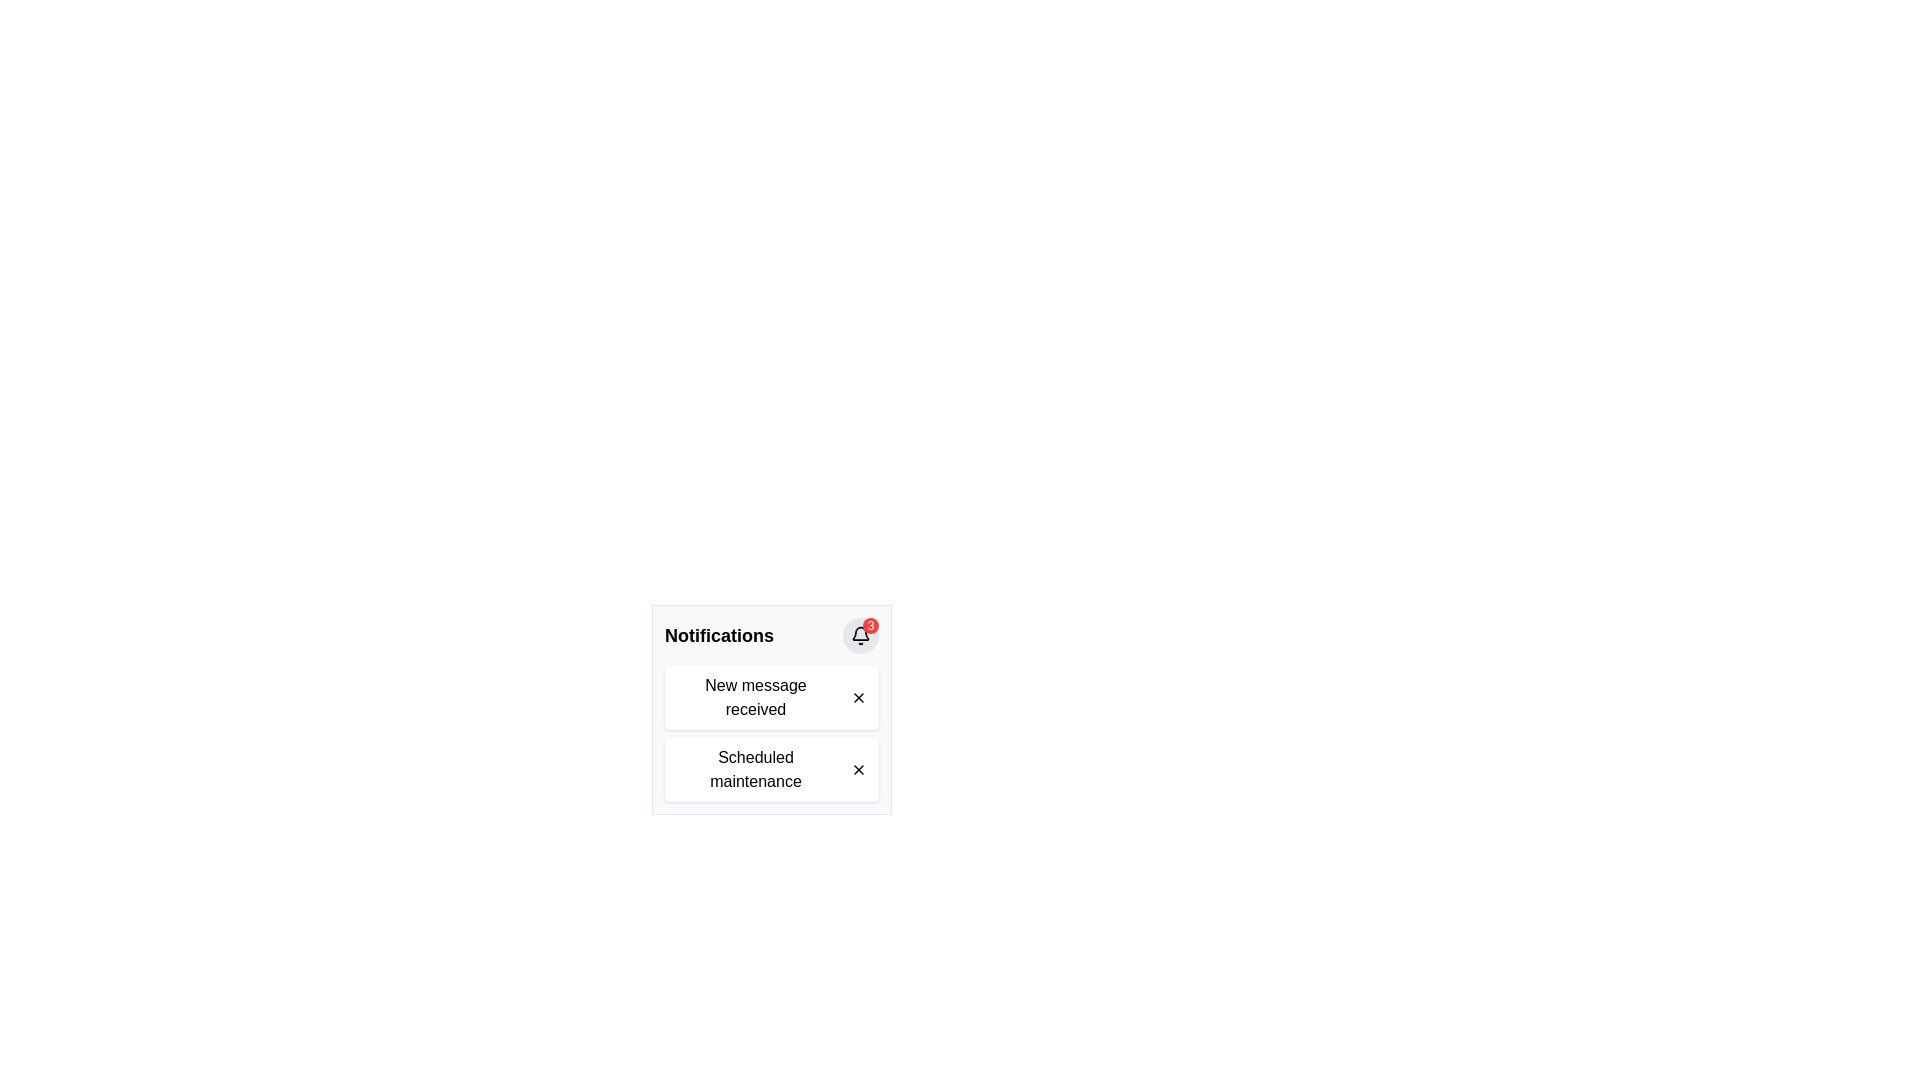 This screenshot has height=1080, width=1920. I want to click on message displayed in the notification text label located centrally within the top notification card below the 'Notifications' header, so click(754, 697).